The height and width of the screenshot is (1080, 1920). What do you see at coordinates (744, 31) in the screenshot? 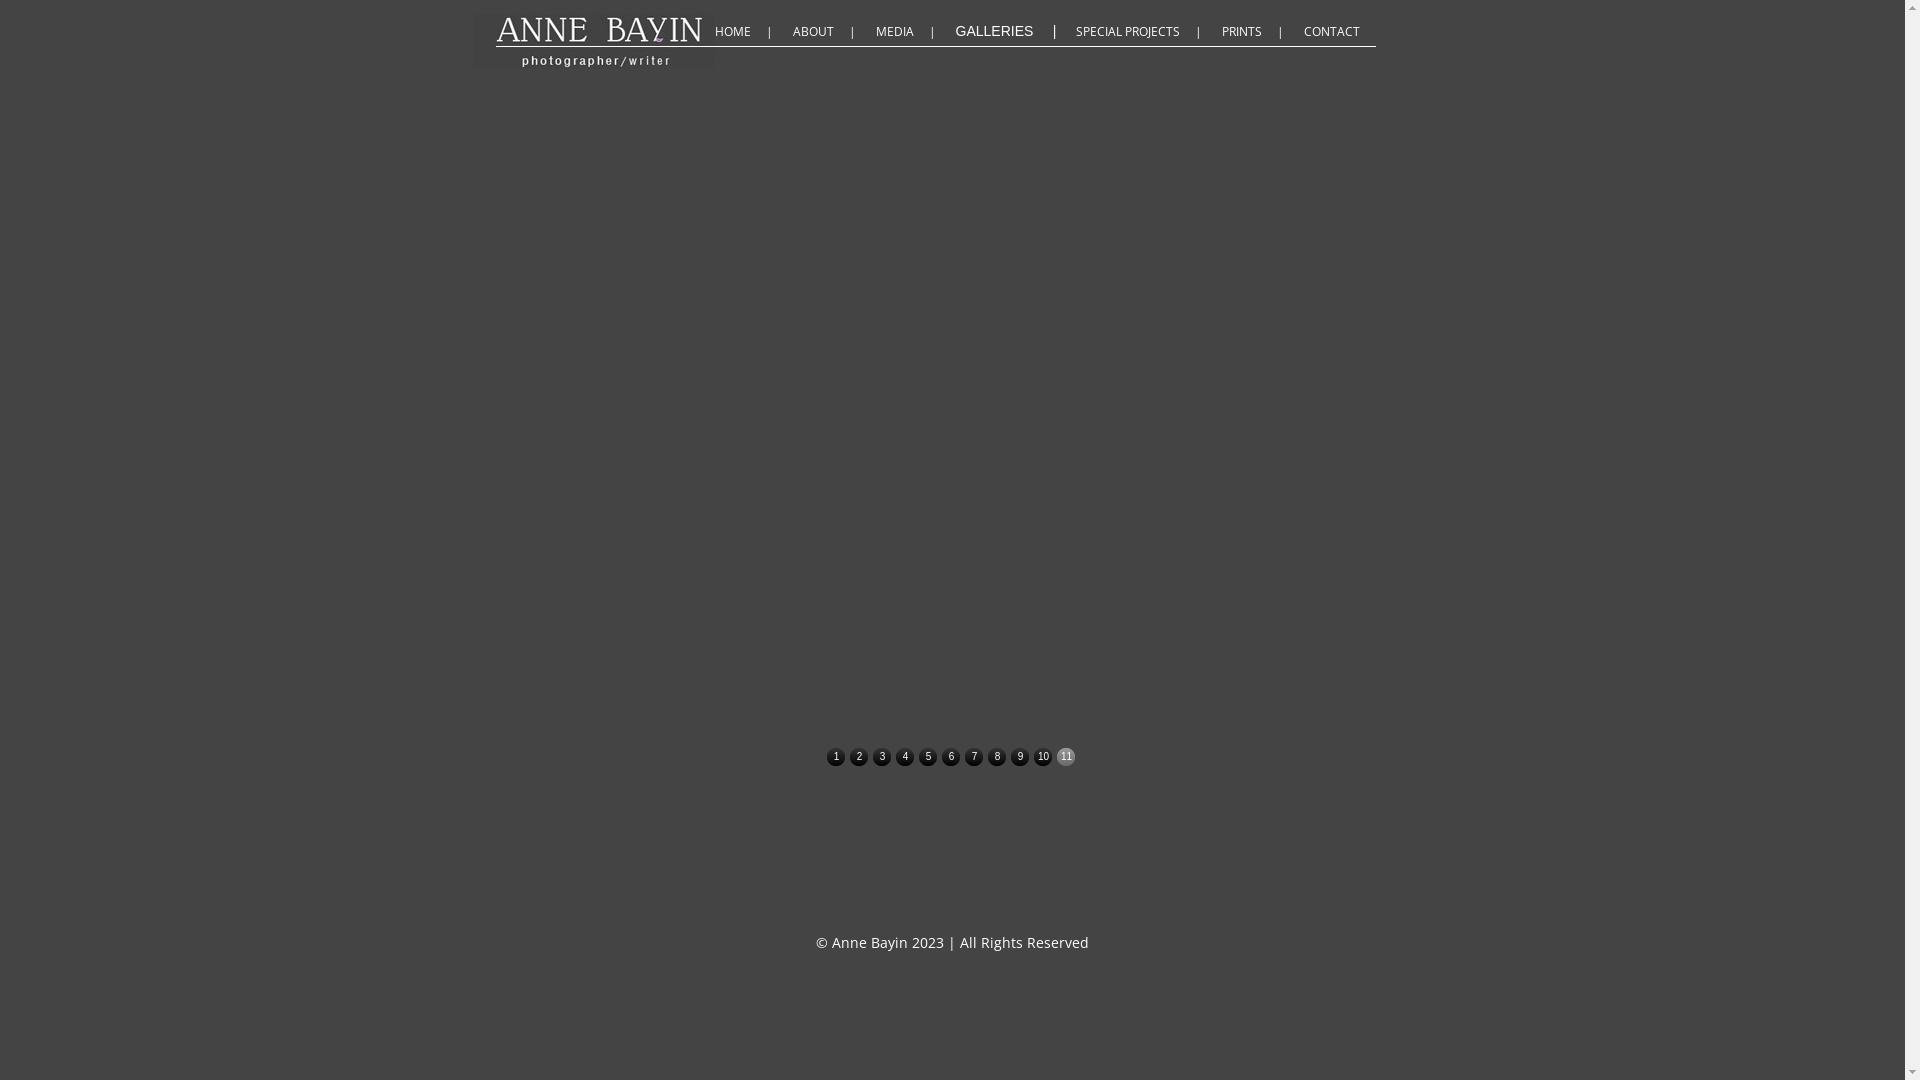
I see `'HOME'` at bounding box center [744, 31].